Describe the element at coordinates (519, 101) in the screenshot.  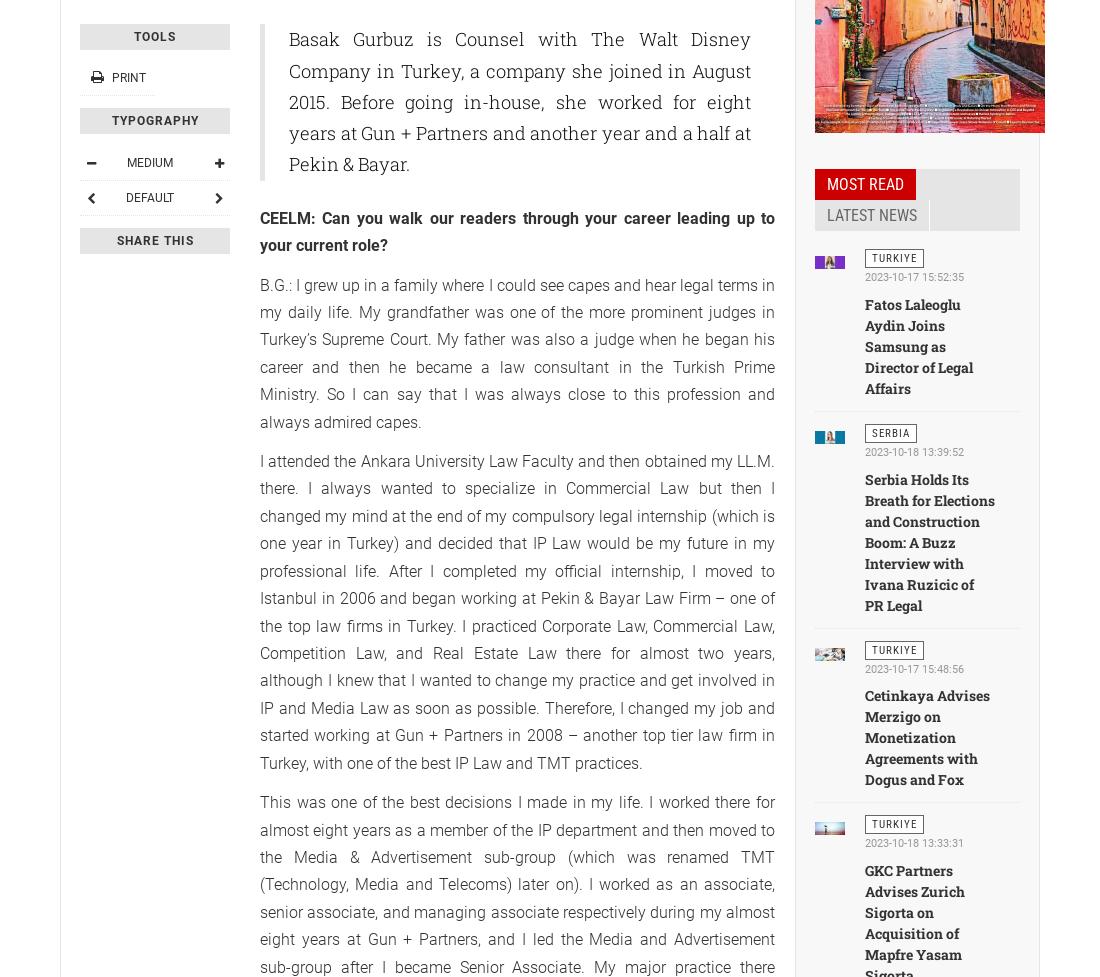
I see `'Basak Gurbuz is Counsel with The Walt Disney Company in Turkey, a company she joined in August 2015. Before going in-house, she worked for eight years at Gun + Partners and another year and a half at Pekin & Bayar.'` at that location.